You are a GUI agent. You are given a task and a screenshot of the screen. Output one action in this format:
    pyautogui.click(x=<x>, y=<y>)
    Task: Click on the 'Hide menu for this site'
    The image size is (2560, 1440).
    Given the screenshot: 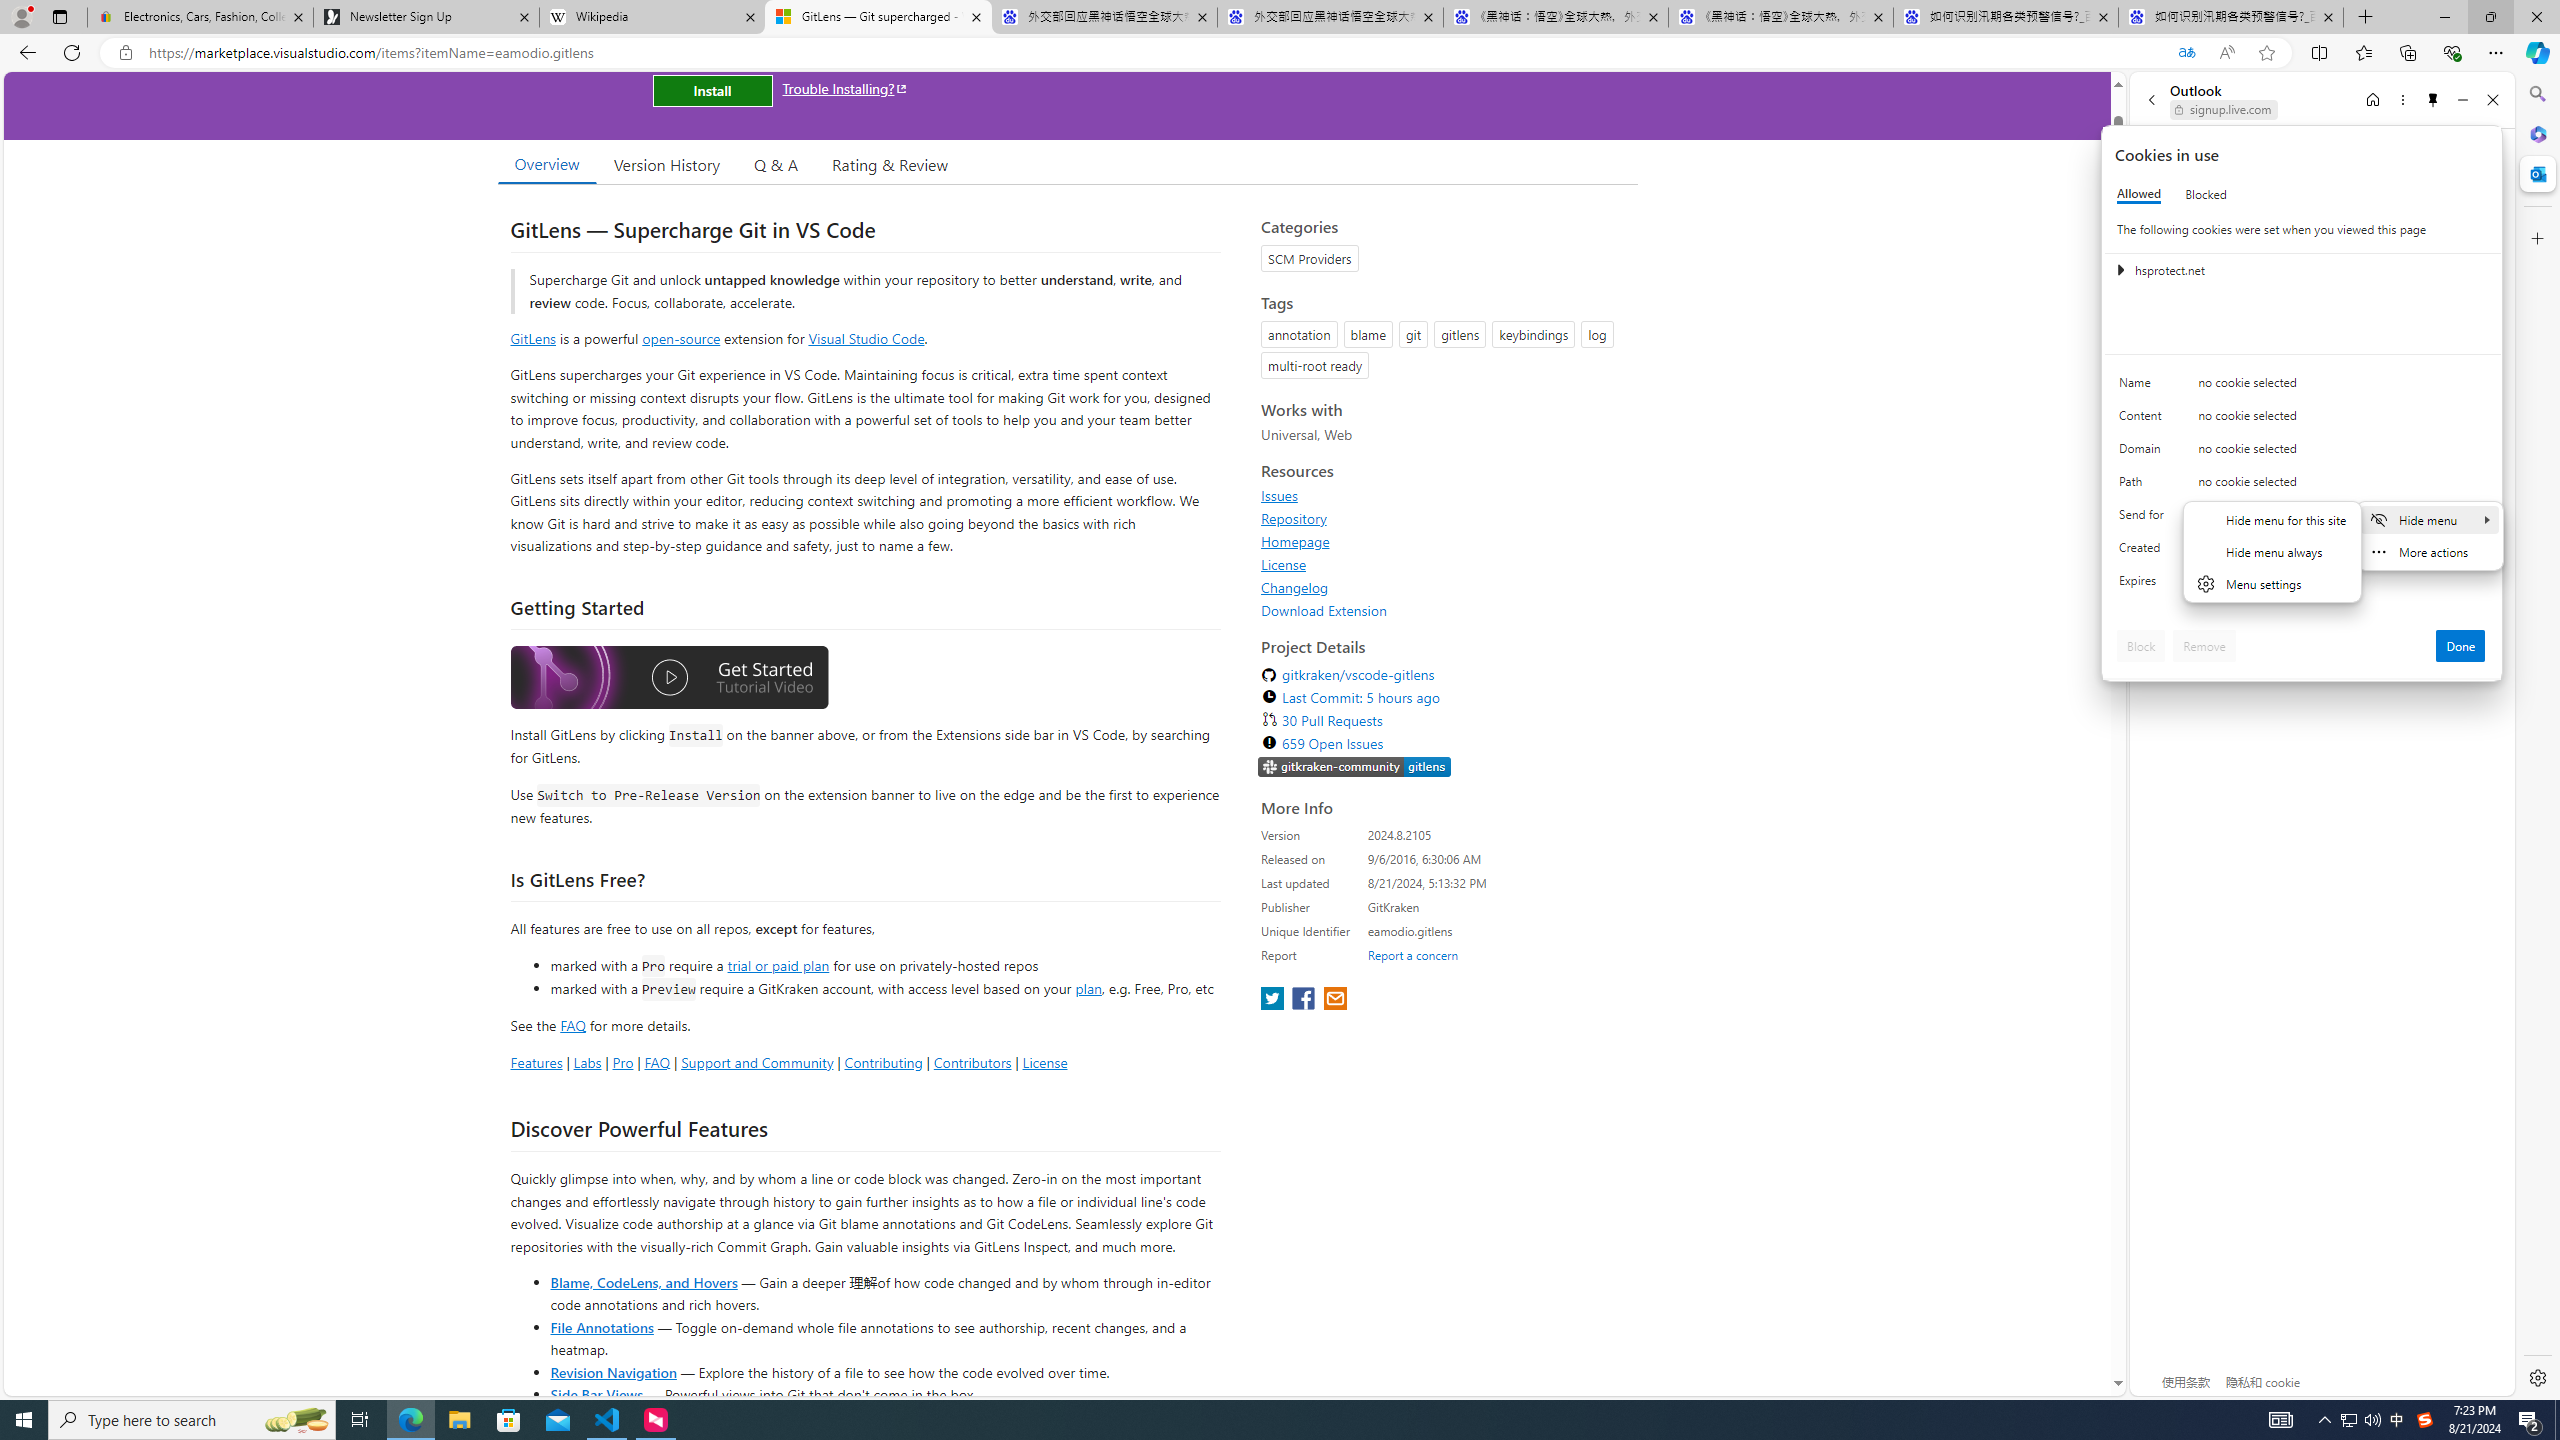 What is the action you would take?
    pyautogui.click(x=2271, y=518)
    